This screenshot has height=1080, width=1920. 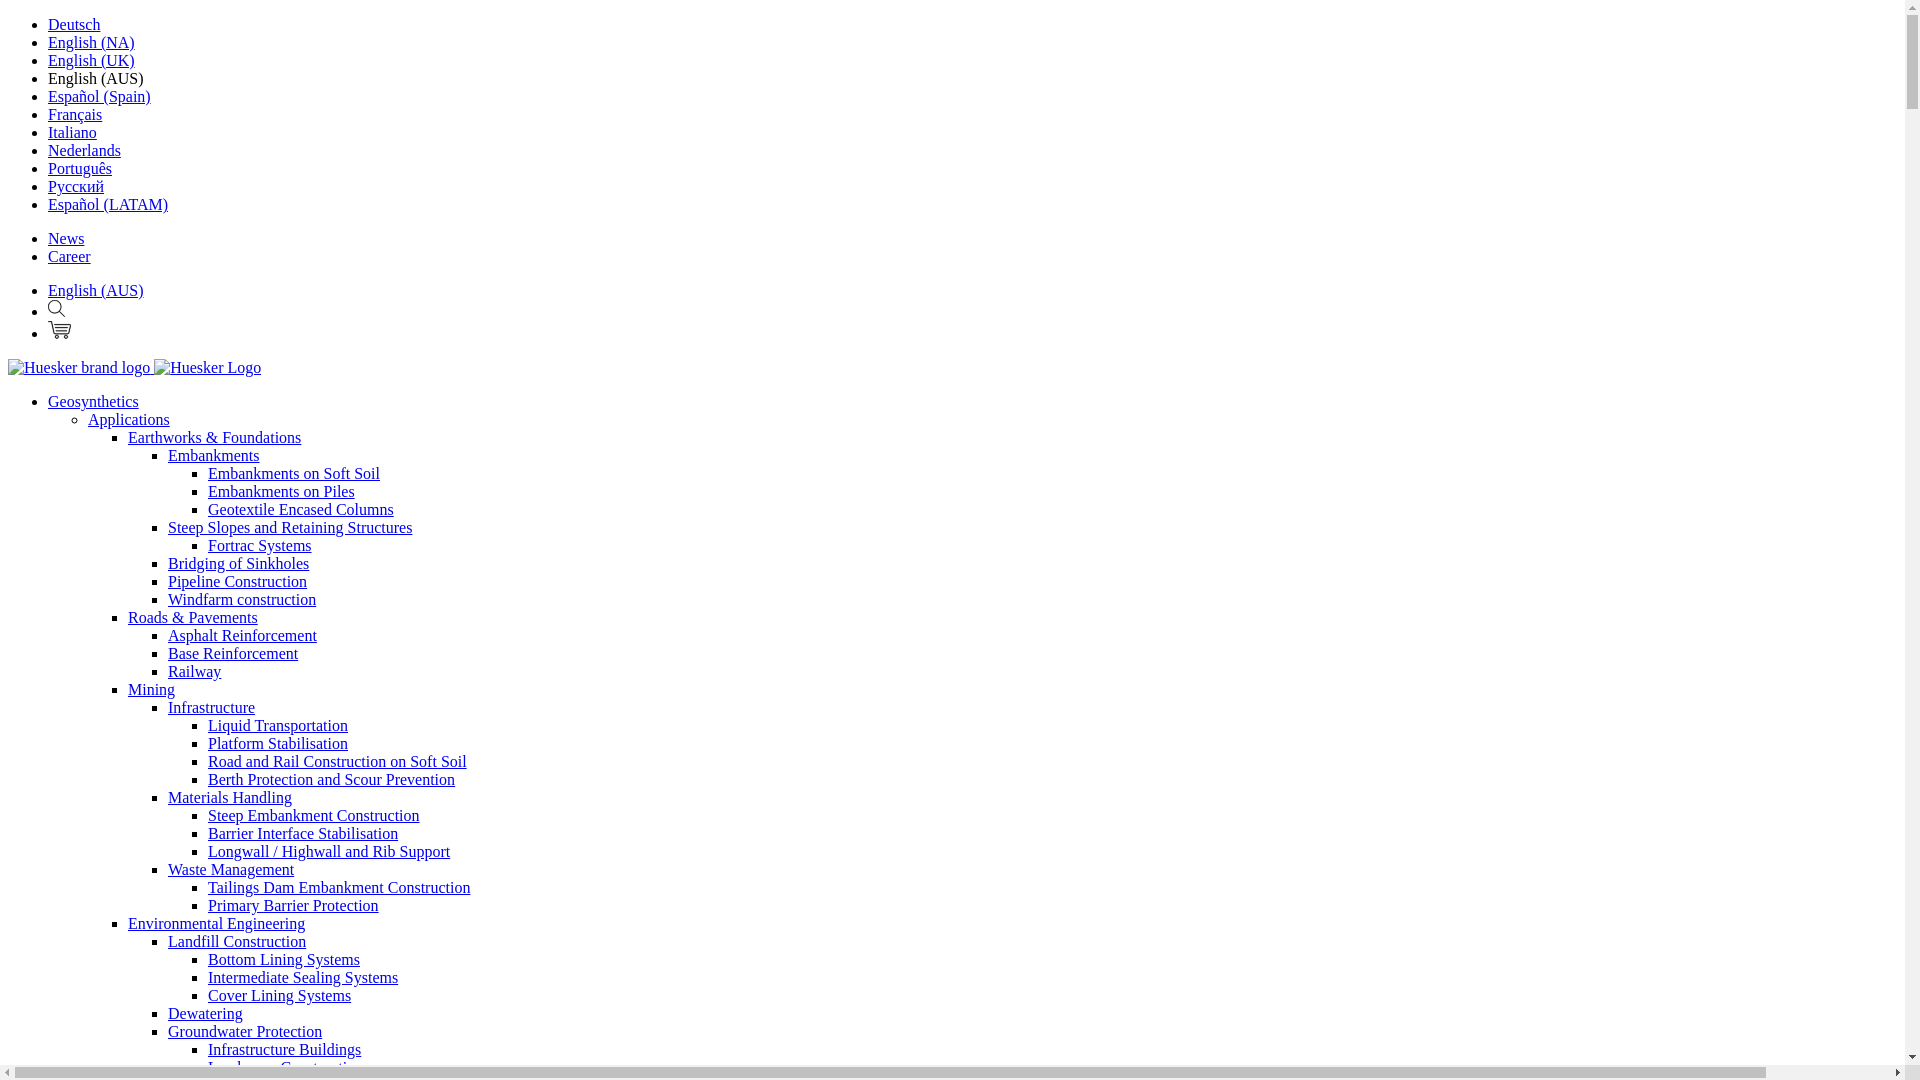 What do you see at coordinates (243, 1031) in the screenshot?
I see `'Groundwater Protection'` at bounding box center [243, 1031].